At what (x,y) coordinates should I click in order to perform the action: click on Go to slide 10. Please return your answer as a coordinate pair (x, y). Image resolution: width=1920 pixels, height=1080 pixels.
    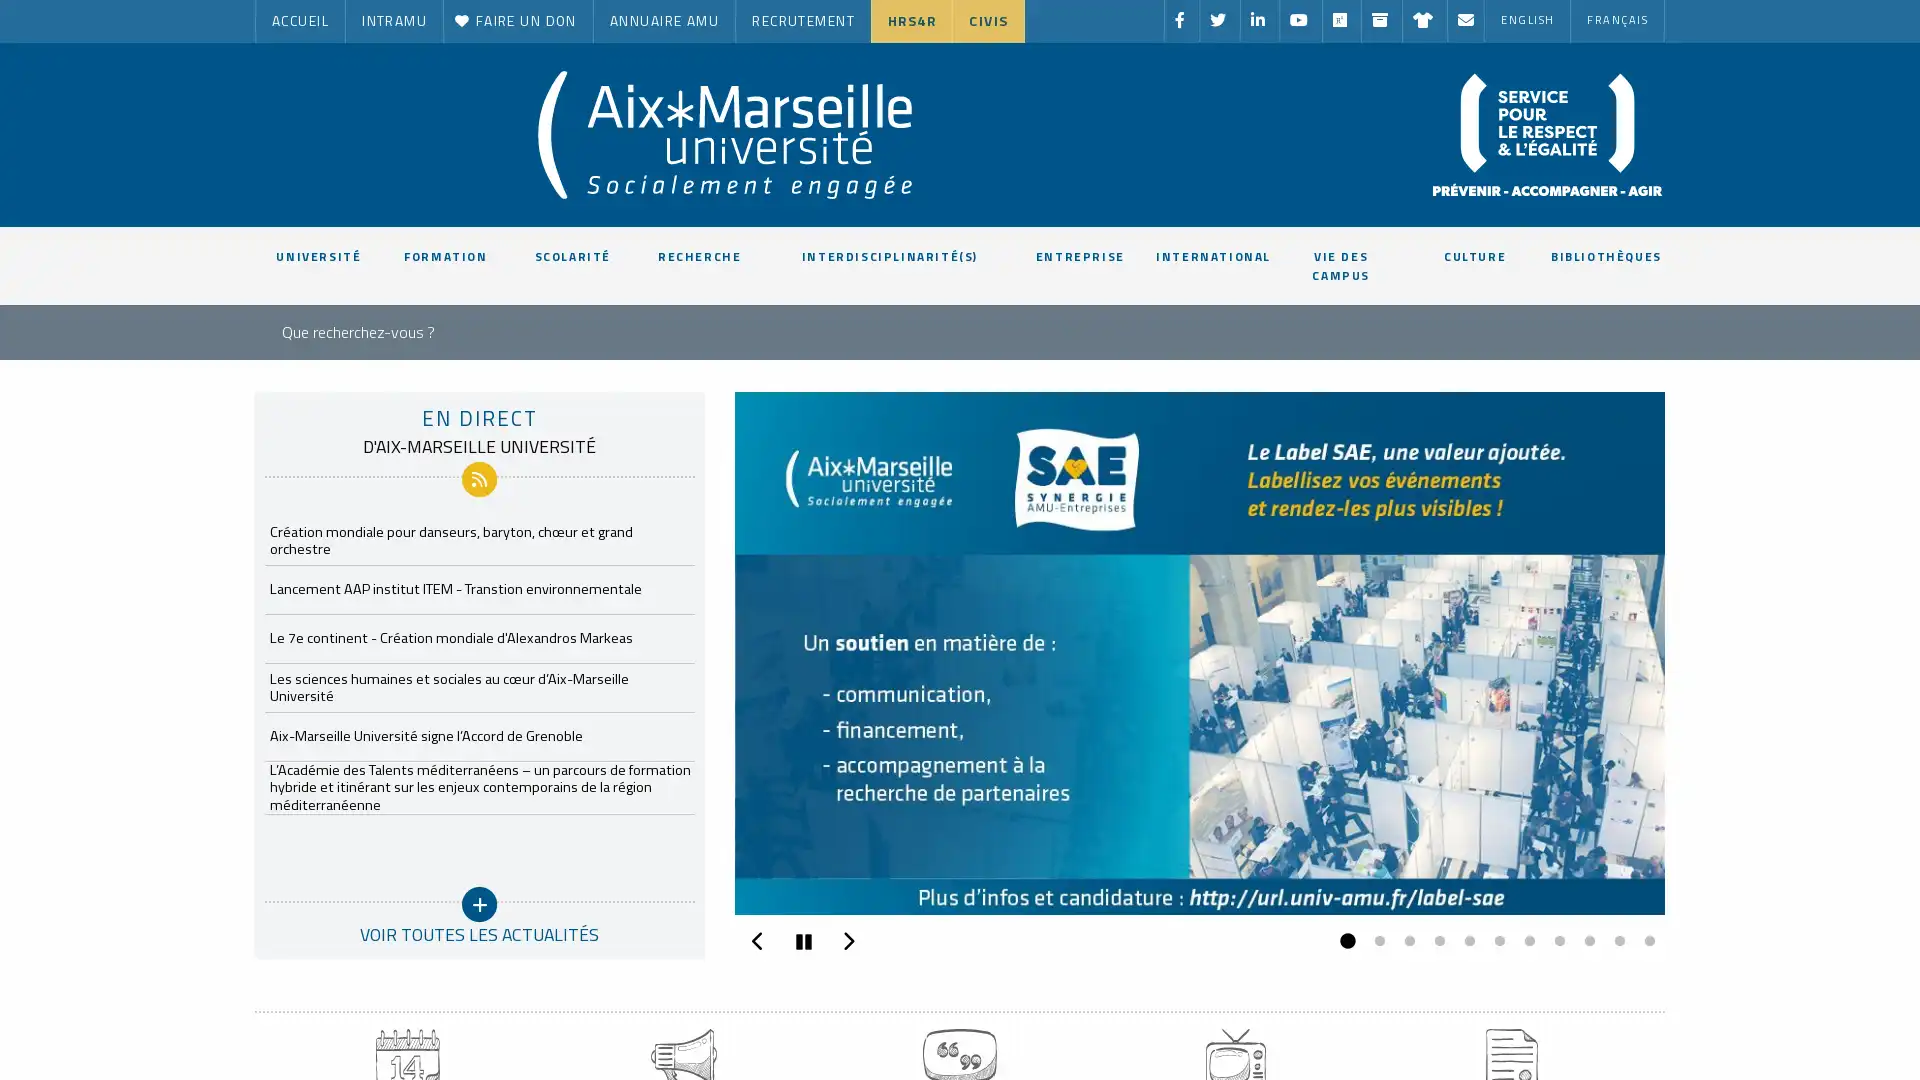
    Looking at the image, I should click on (1614, 941).